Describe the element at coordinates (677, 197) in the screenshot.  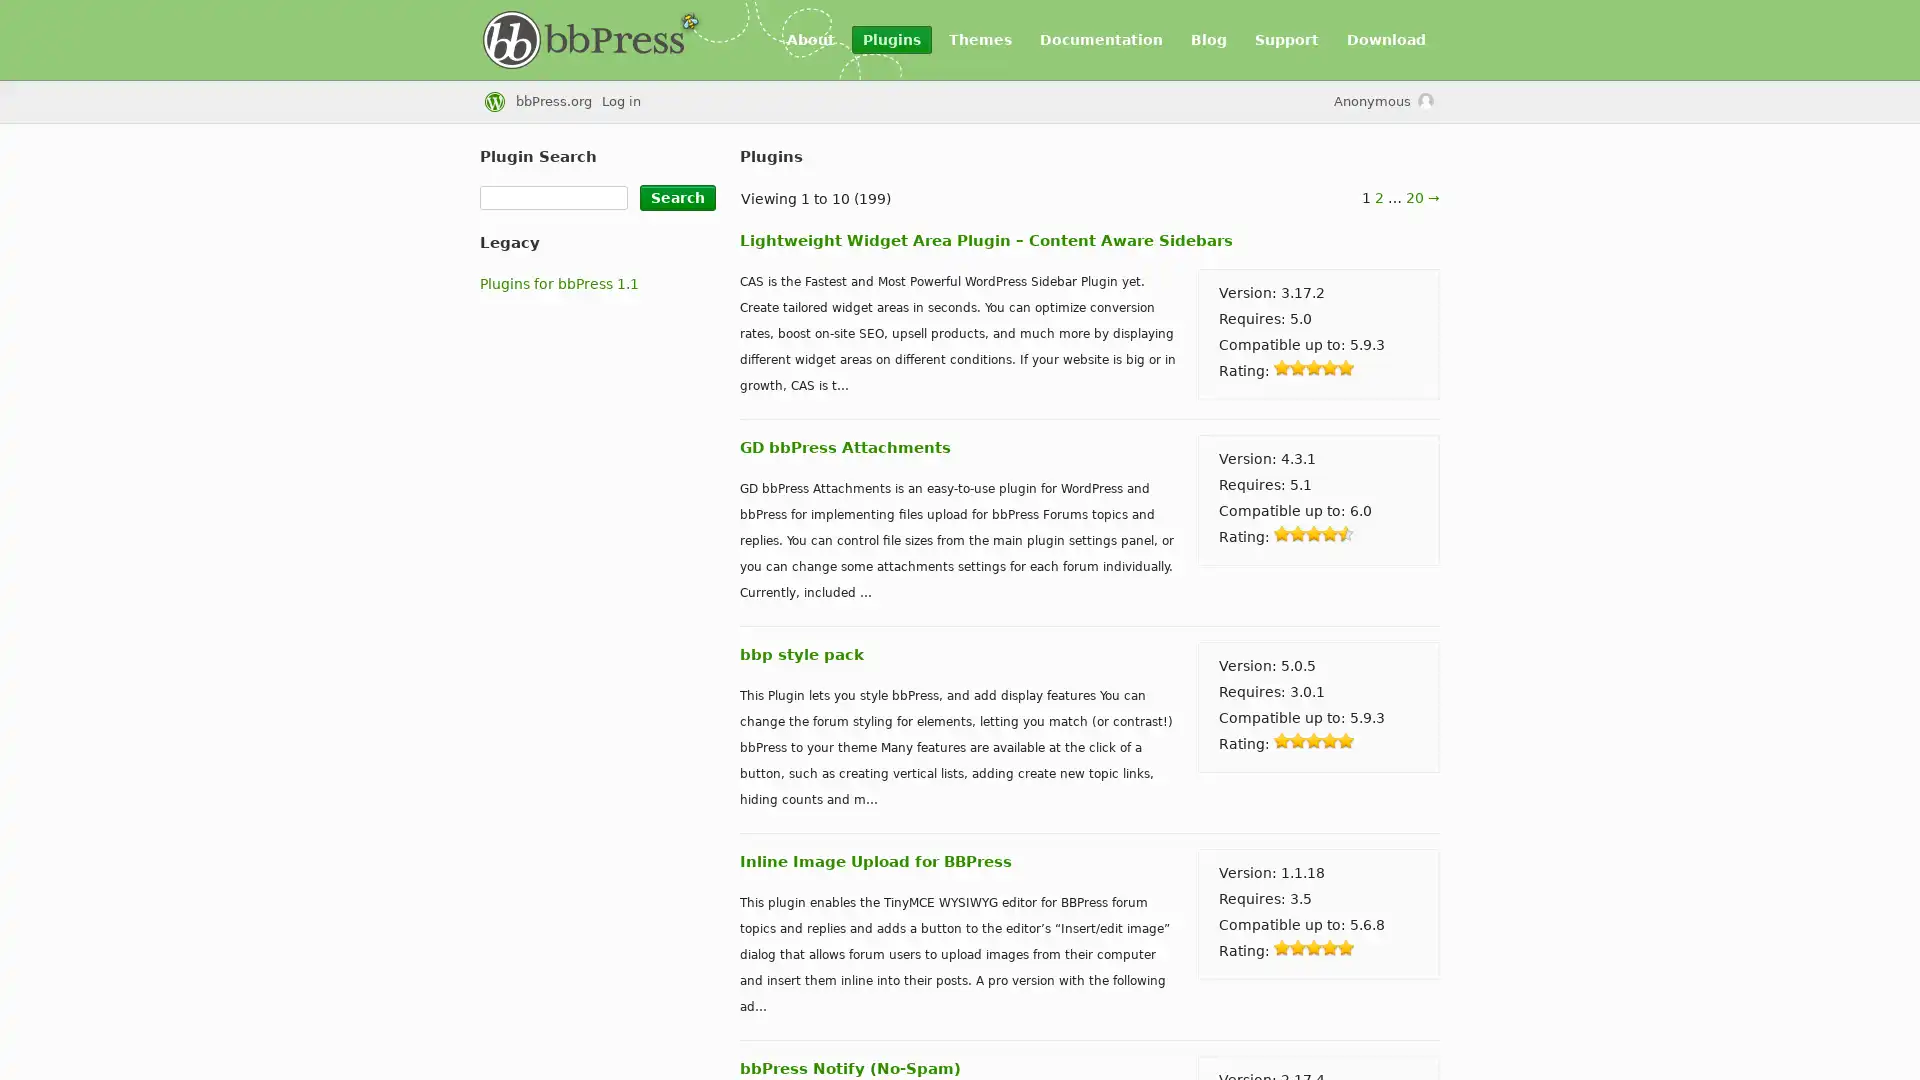
I see `Search` at that location.